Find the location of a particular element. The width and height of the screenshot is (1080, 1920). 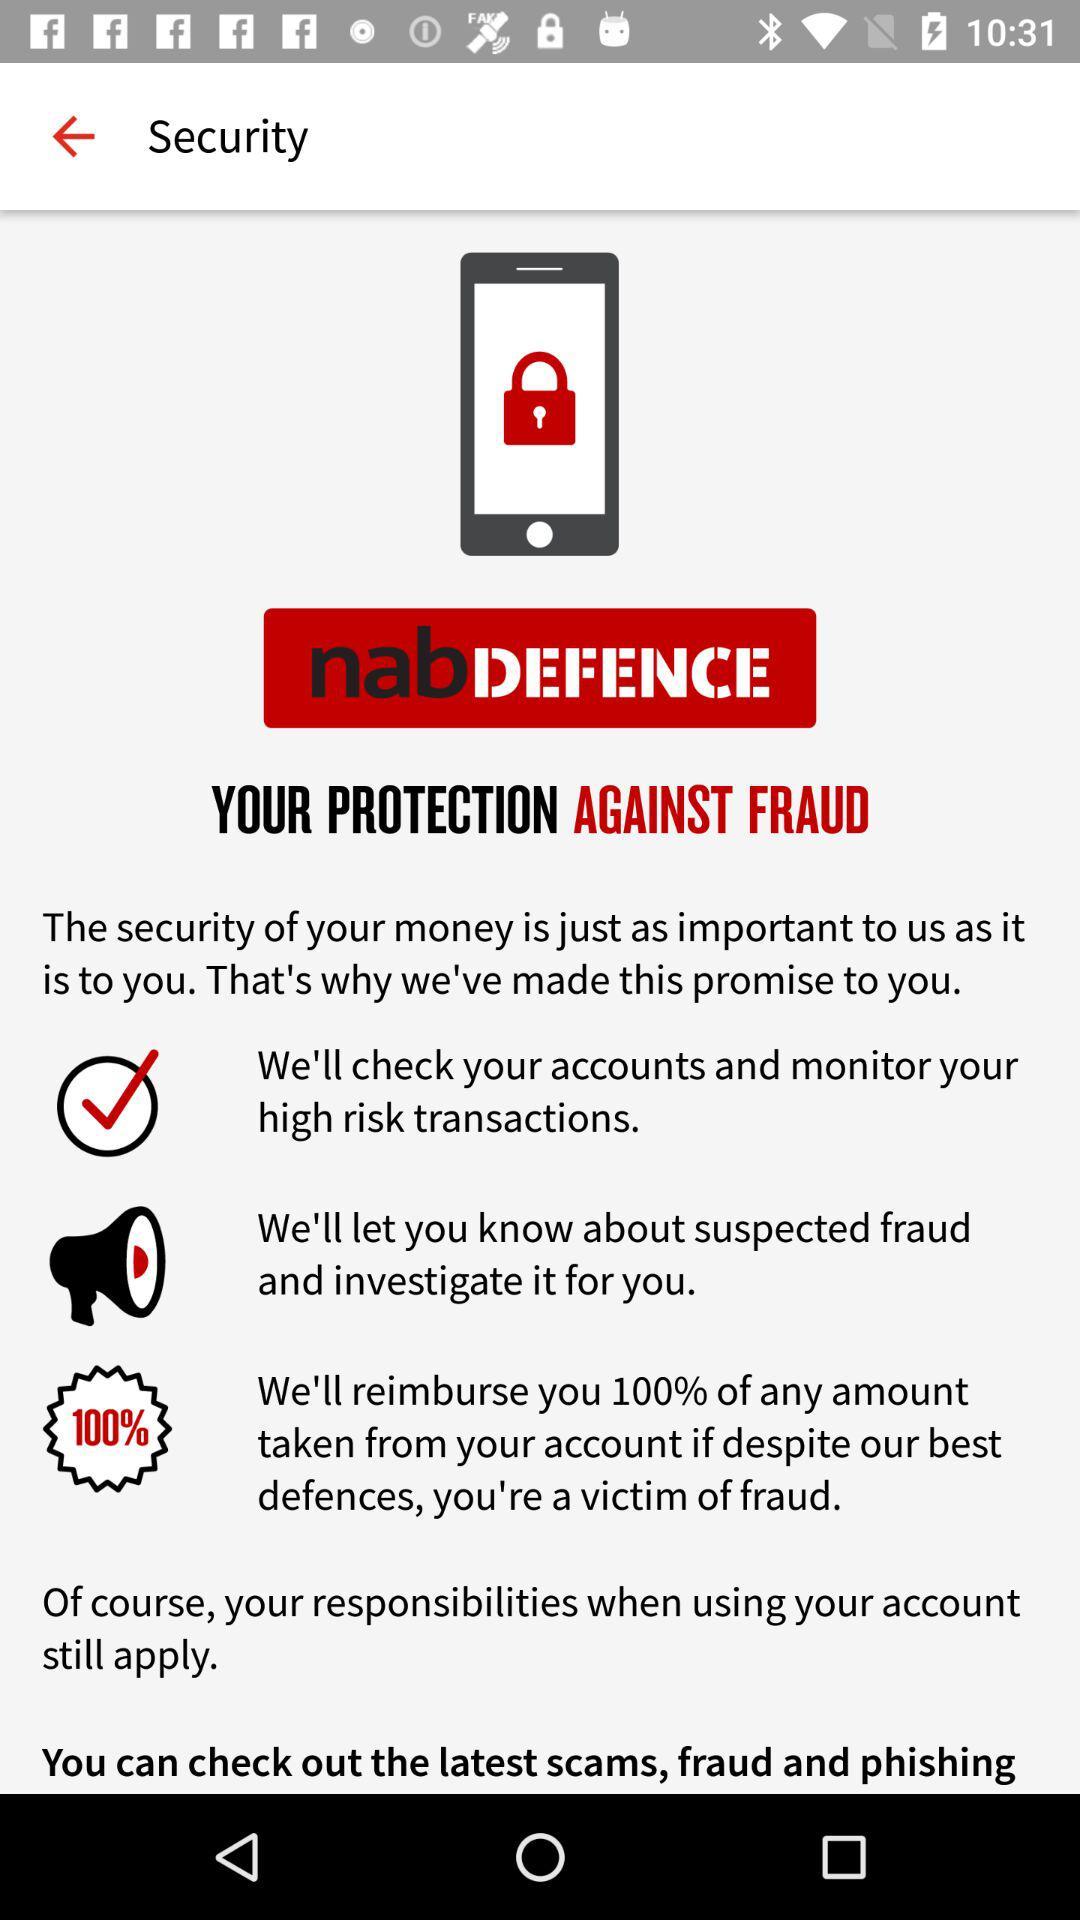

the icon above the your protection against icon is located at coordinates (72, 135).